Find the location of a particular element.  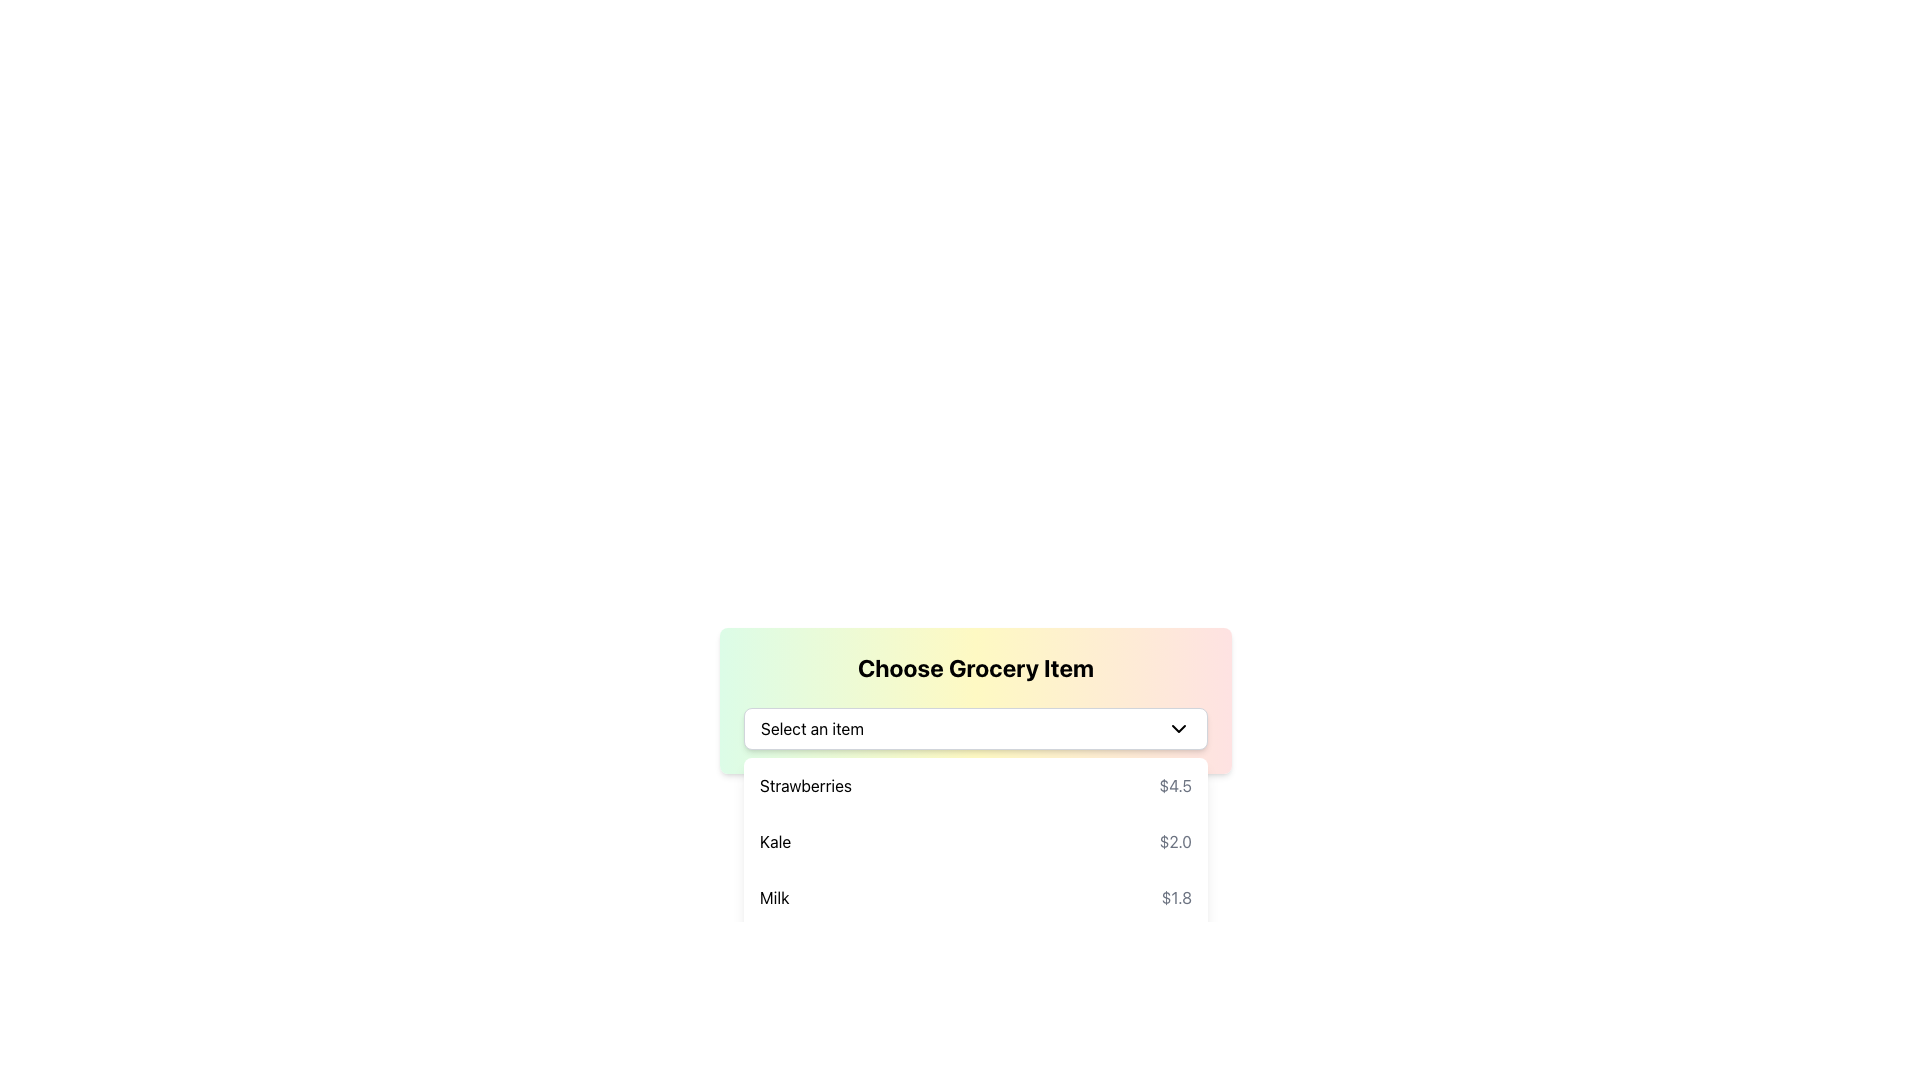

the dropdown menu option for 'Milk' priced at '$1.8', which is the third entry under 'Choose Grocery Item' is located at coordinates (975, 897).